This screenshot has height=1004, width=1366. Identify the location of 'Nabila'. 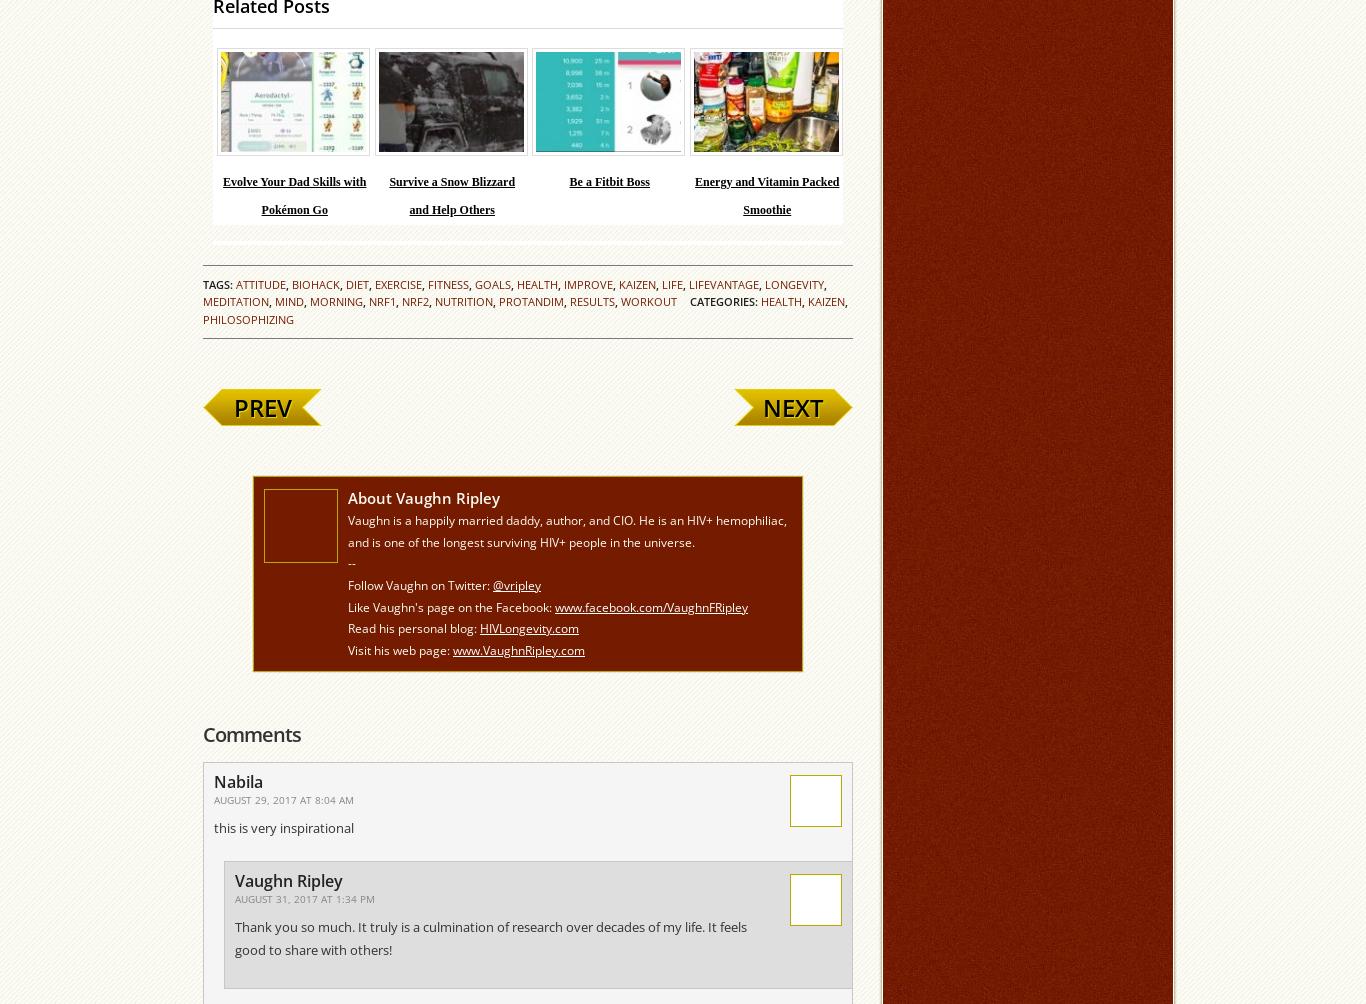
(238, 782).